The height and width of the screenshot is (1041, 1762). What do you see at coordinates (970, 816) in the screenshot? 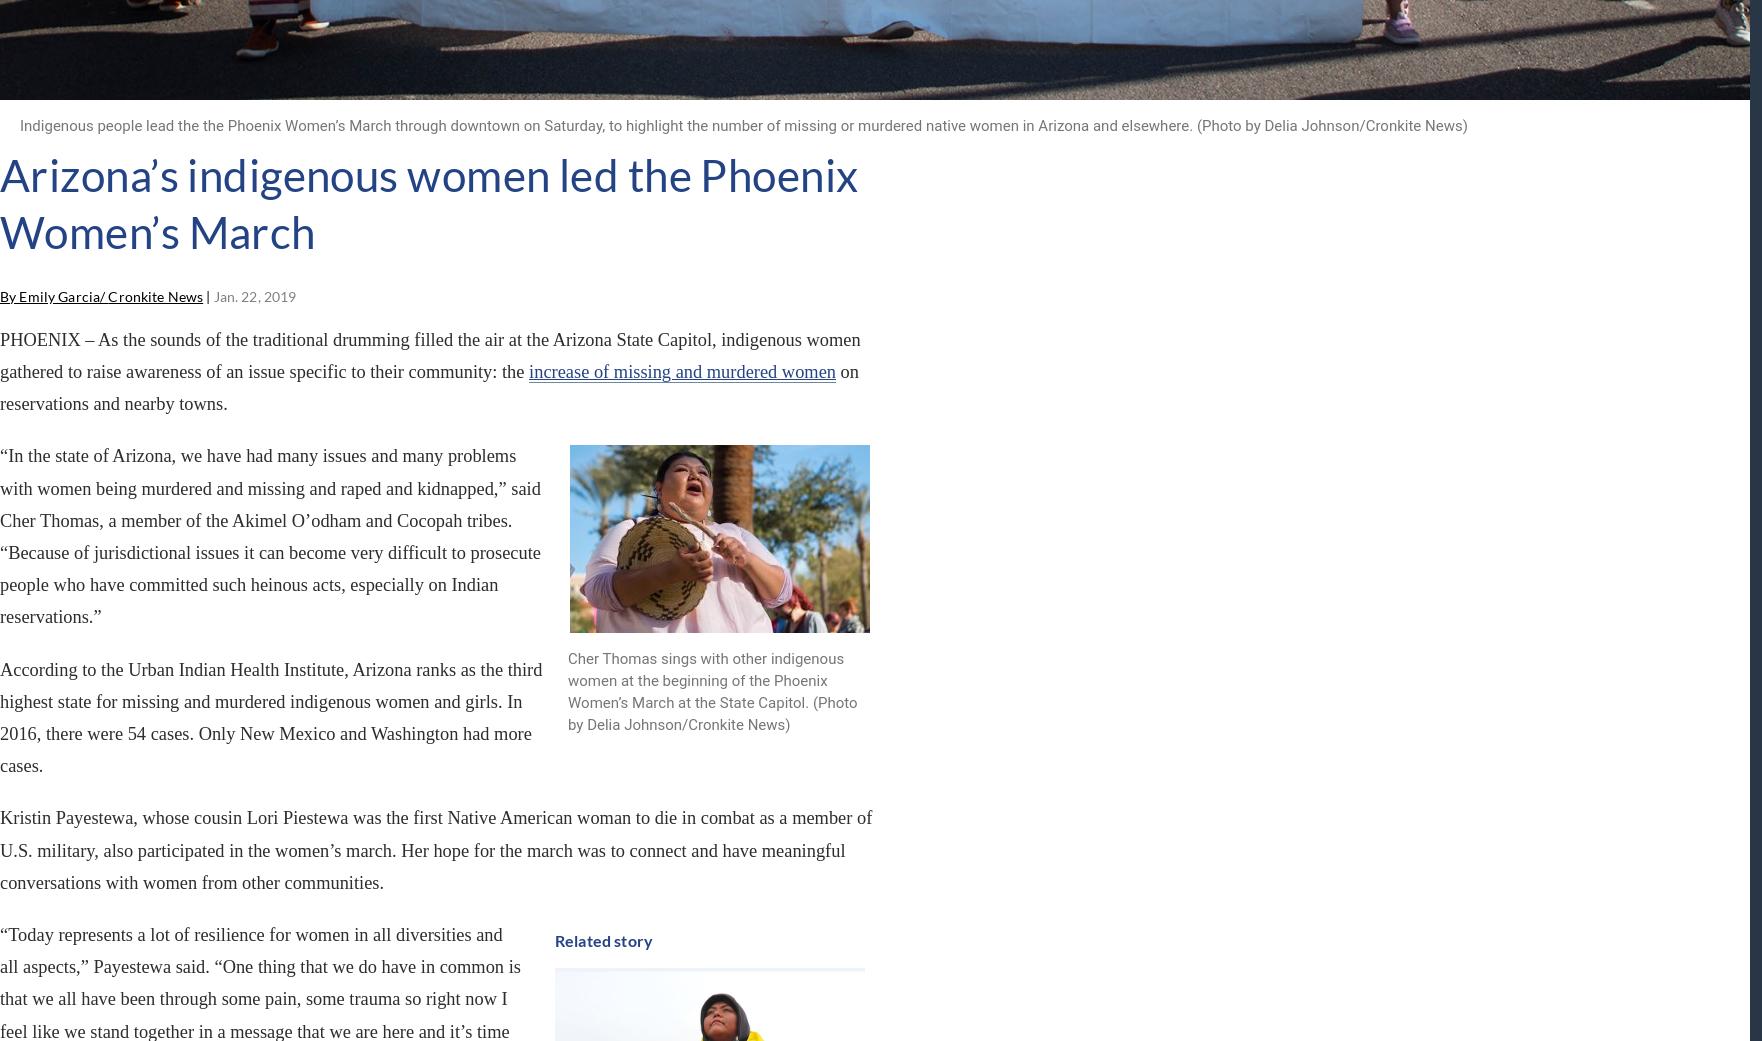
I see `'cronkitenews@asu.edu'` at bounding box center [970, 816].